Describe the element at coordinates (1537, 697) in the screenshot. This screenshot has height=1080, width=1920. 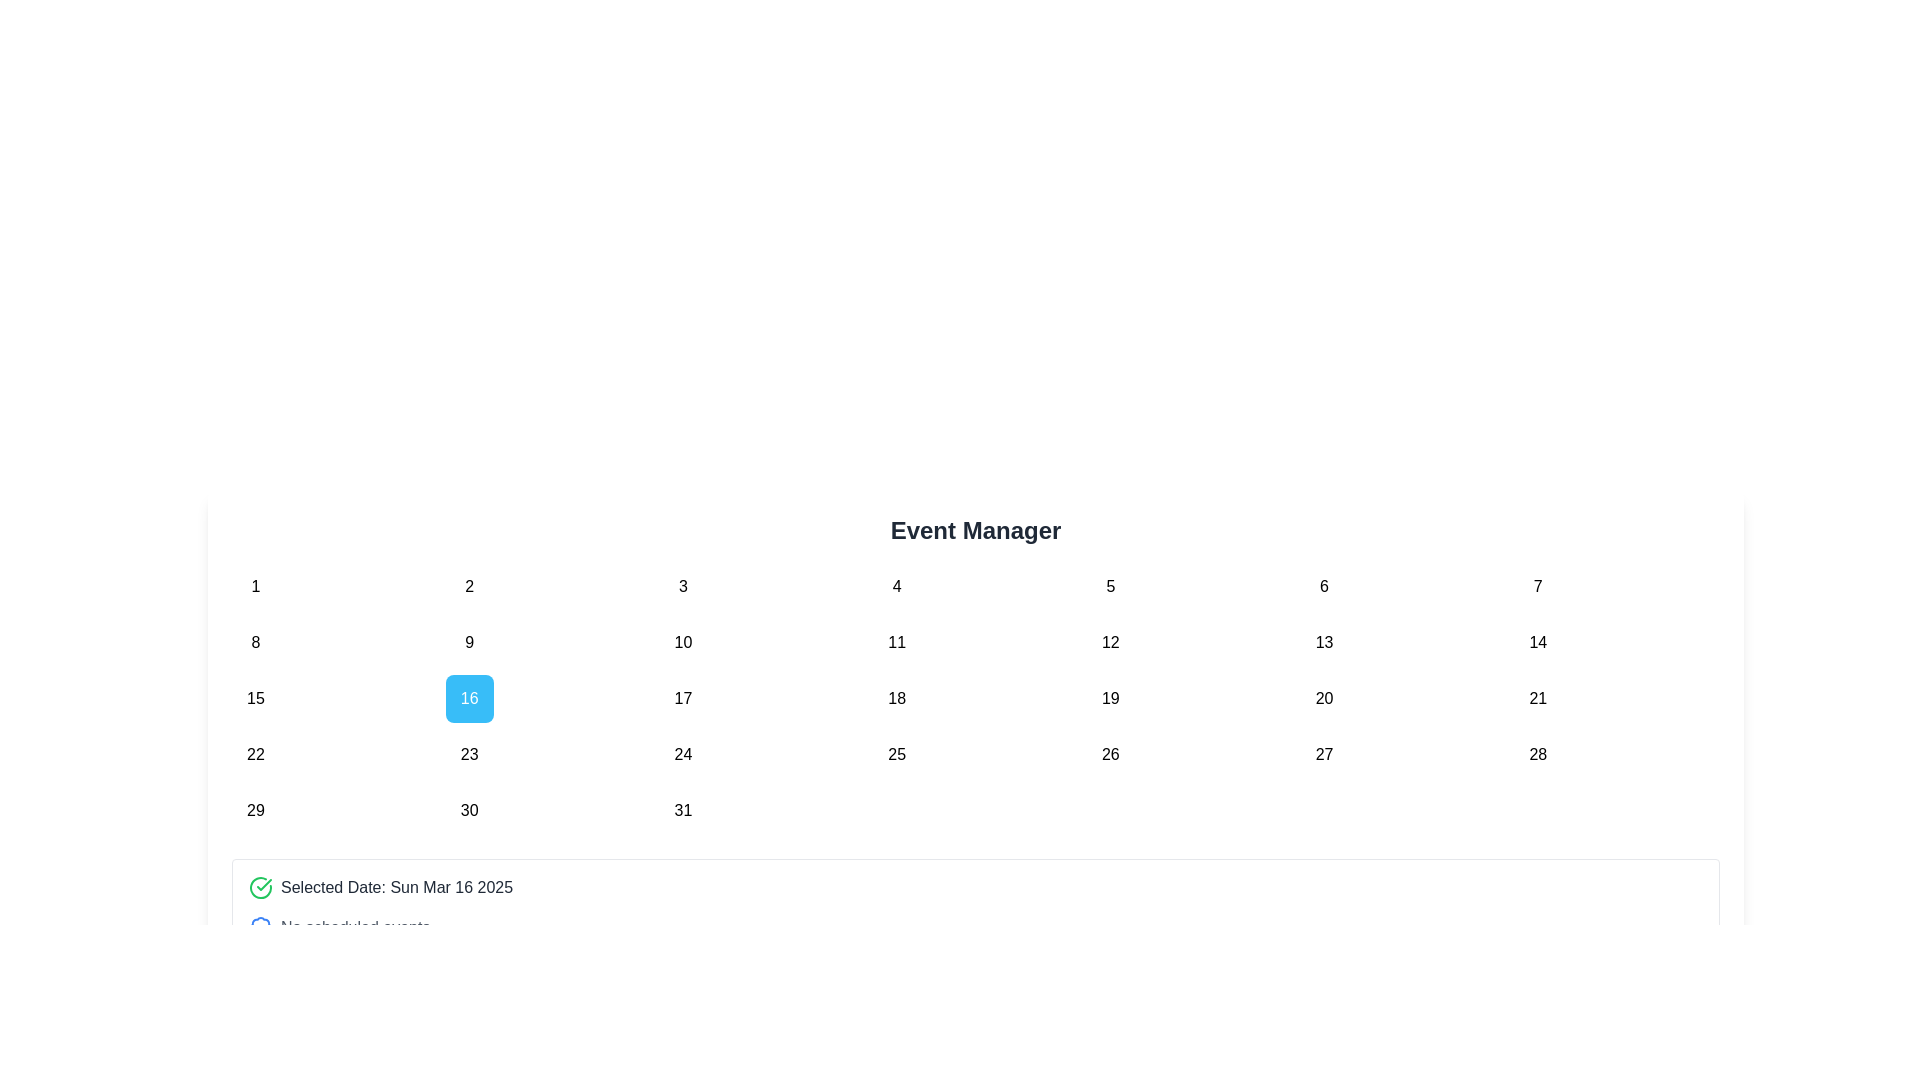
I see `the selectable day button in the calendar interface located in the last column of the third row, below the 'Event Manager' title` at that location.